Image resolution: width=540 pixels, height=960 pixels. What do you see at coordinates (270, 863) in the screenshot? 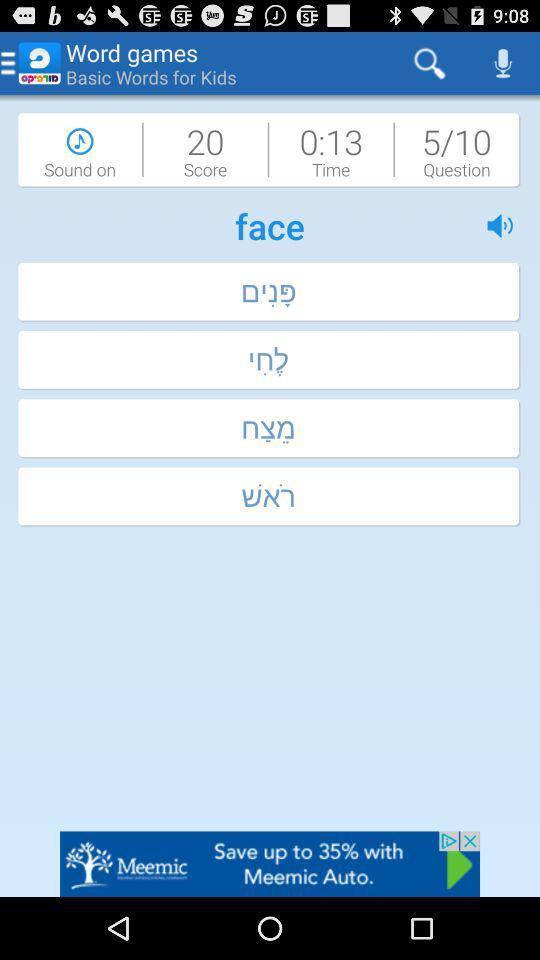
I see `open advertisement` at bounding box center [270, 863].